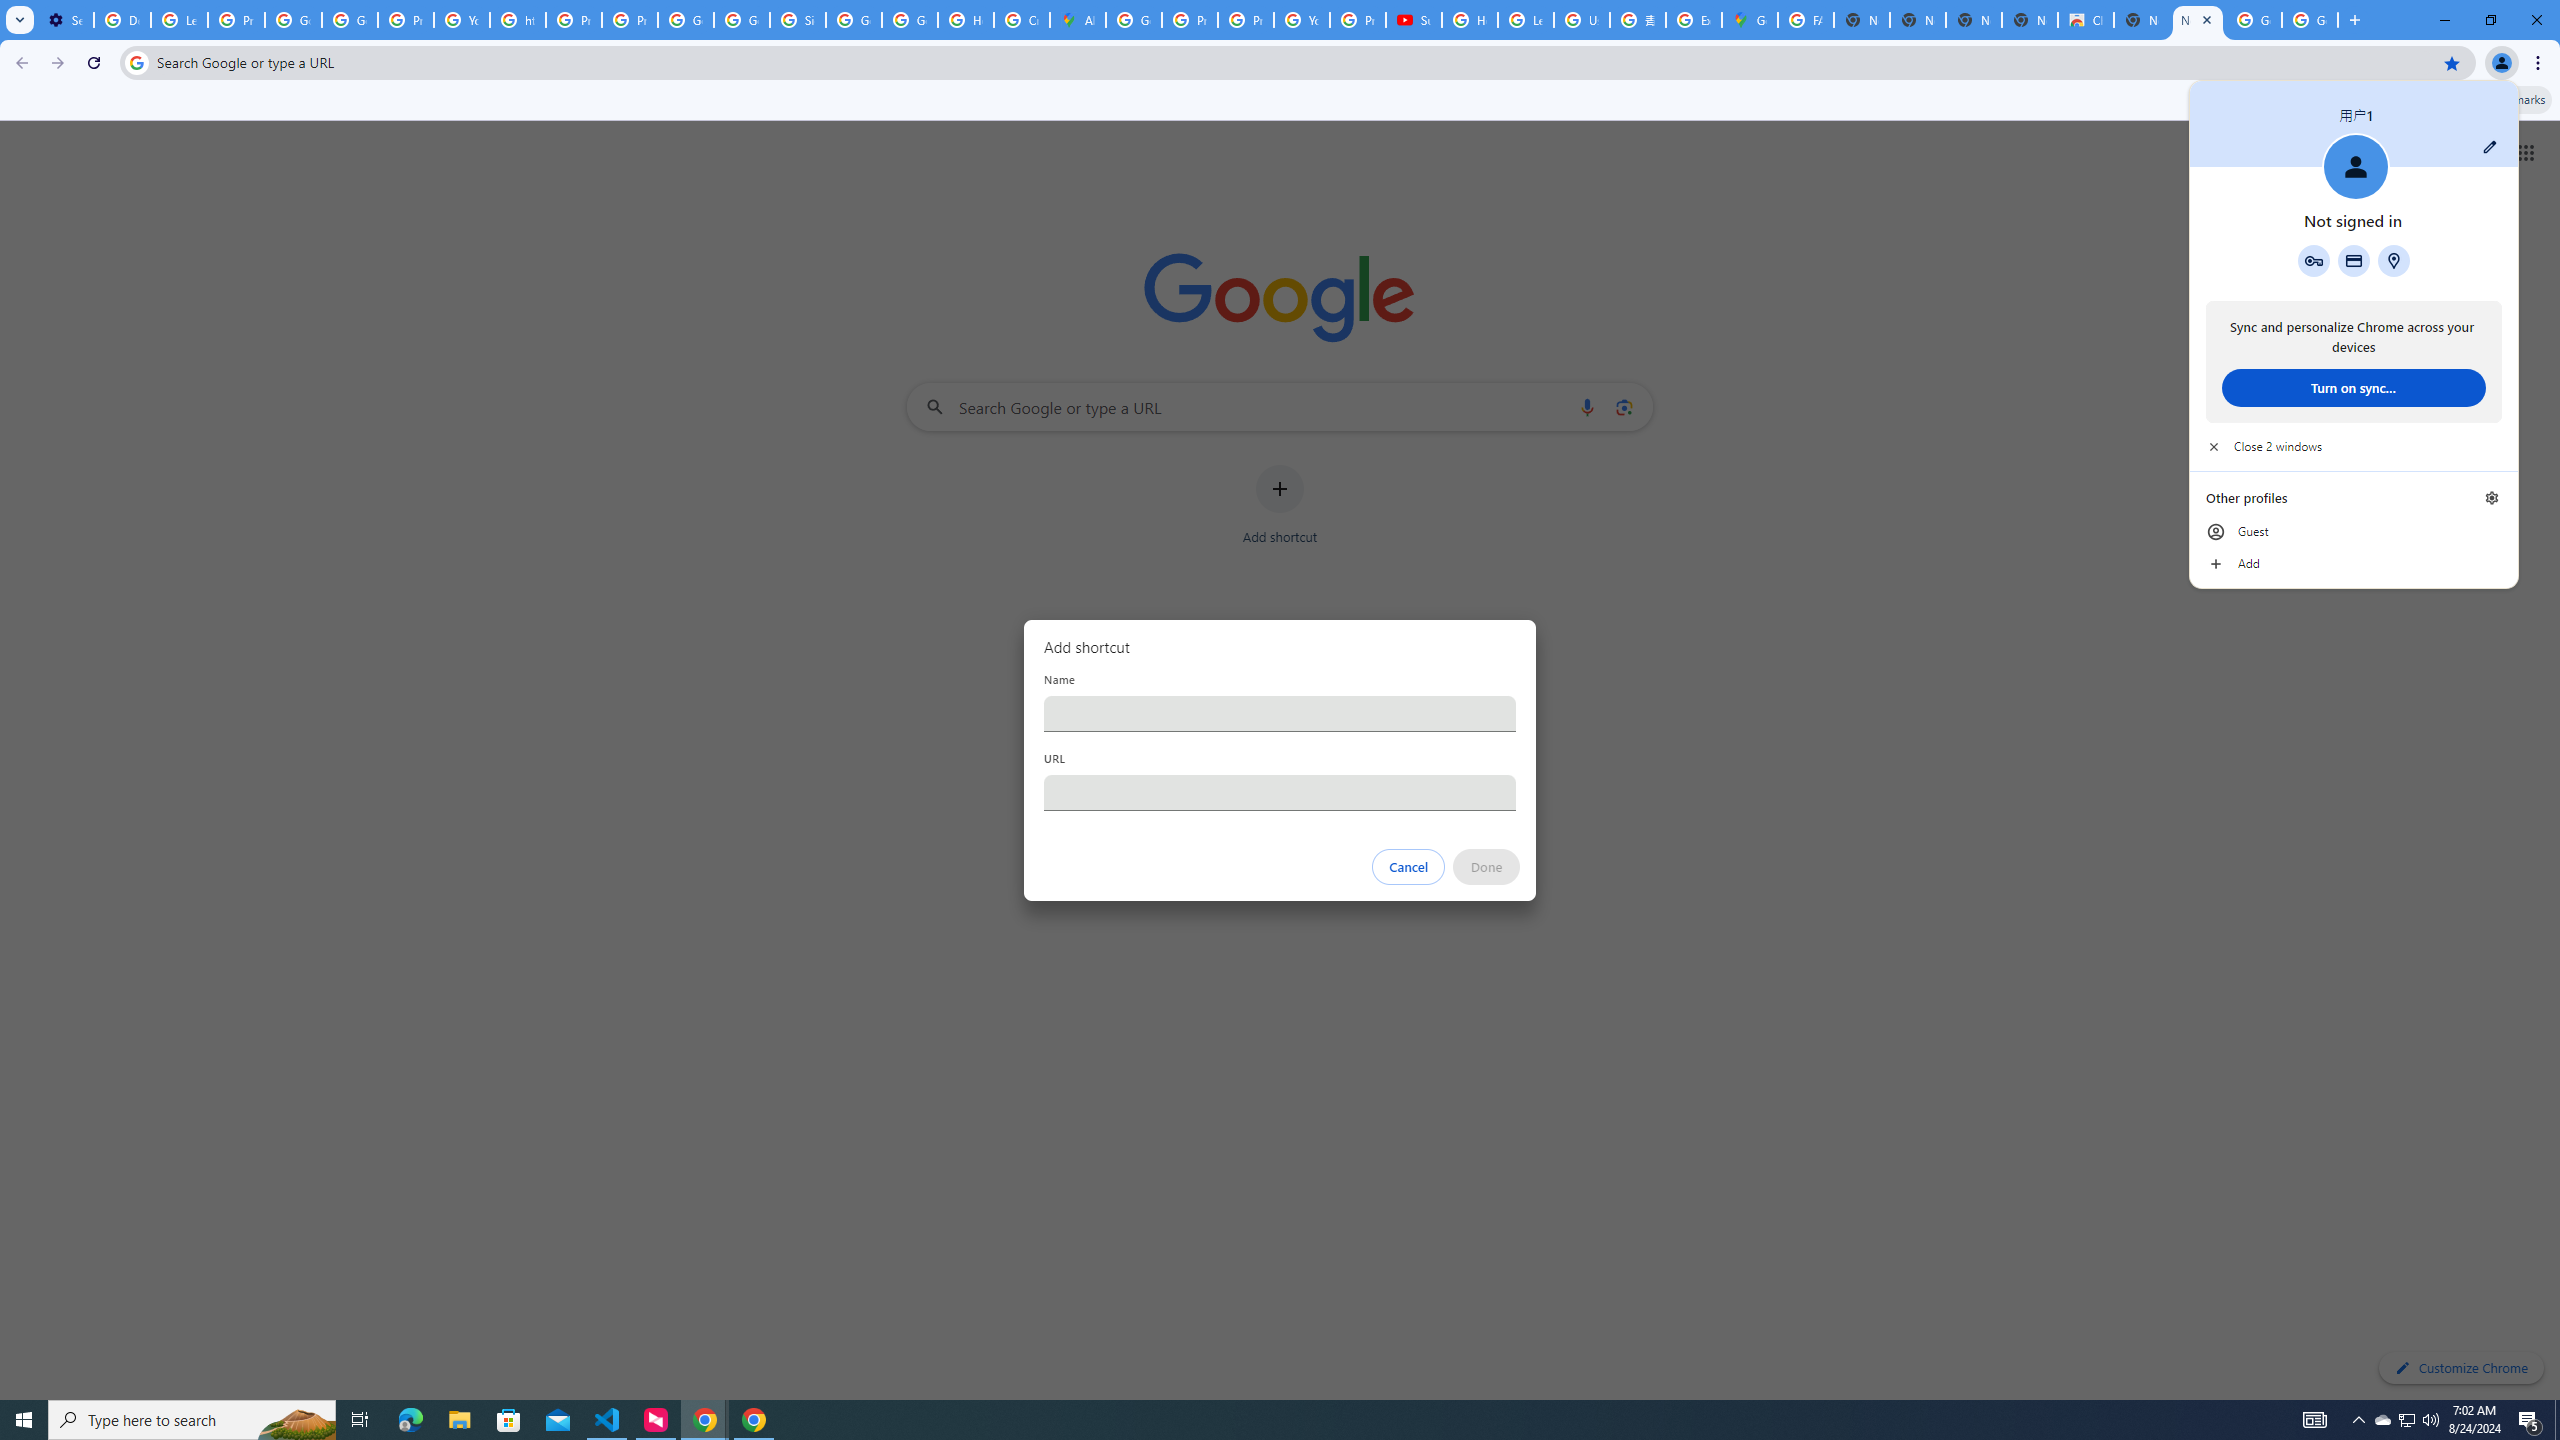 This screenshot has width=2560, height=1440. I want to click on 'Google Chrome - 1 running window', so click(753, 1418).